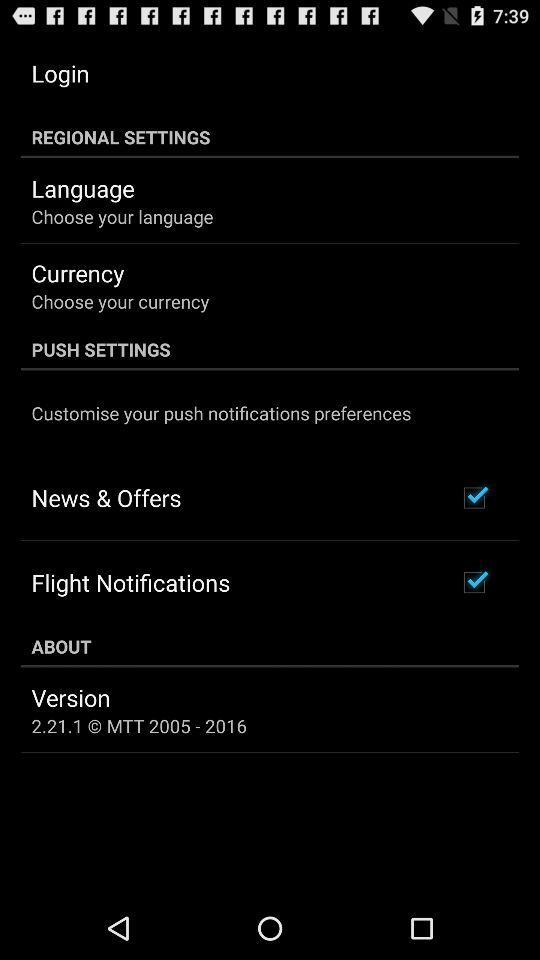  What do you see at coordinates (270, 349) in the screenshot?
I see `the push settings icon` at bounding box center [270, 349].